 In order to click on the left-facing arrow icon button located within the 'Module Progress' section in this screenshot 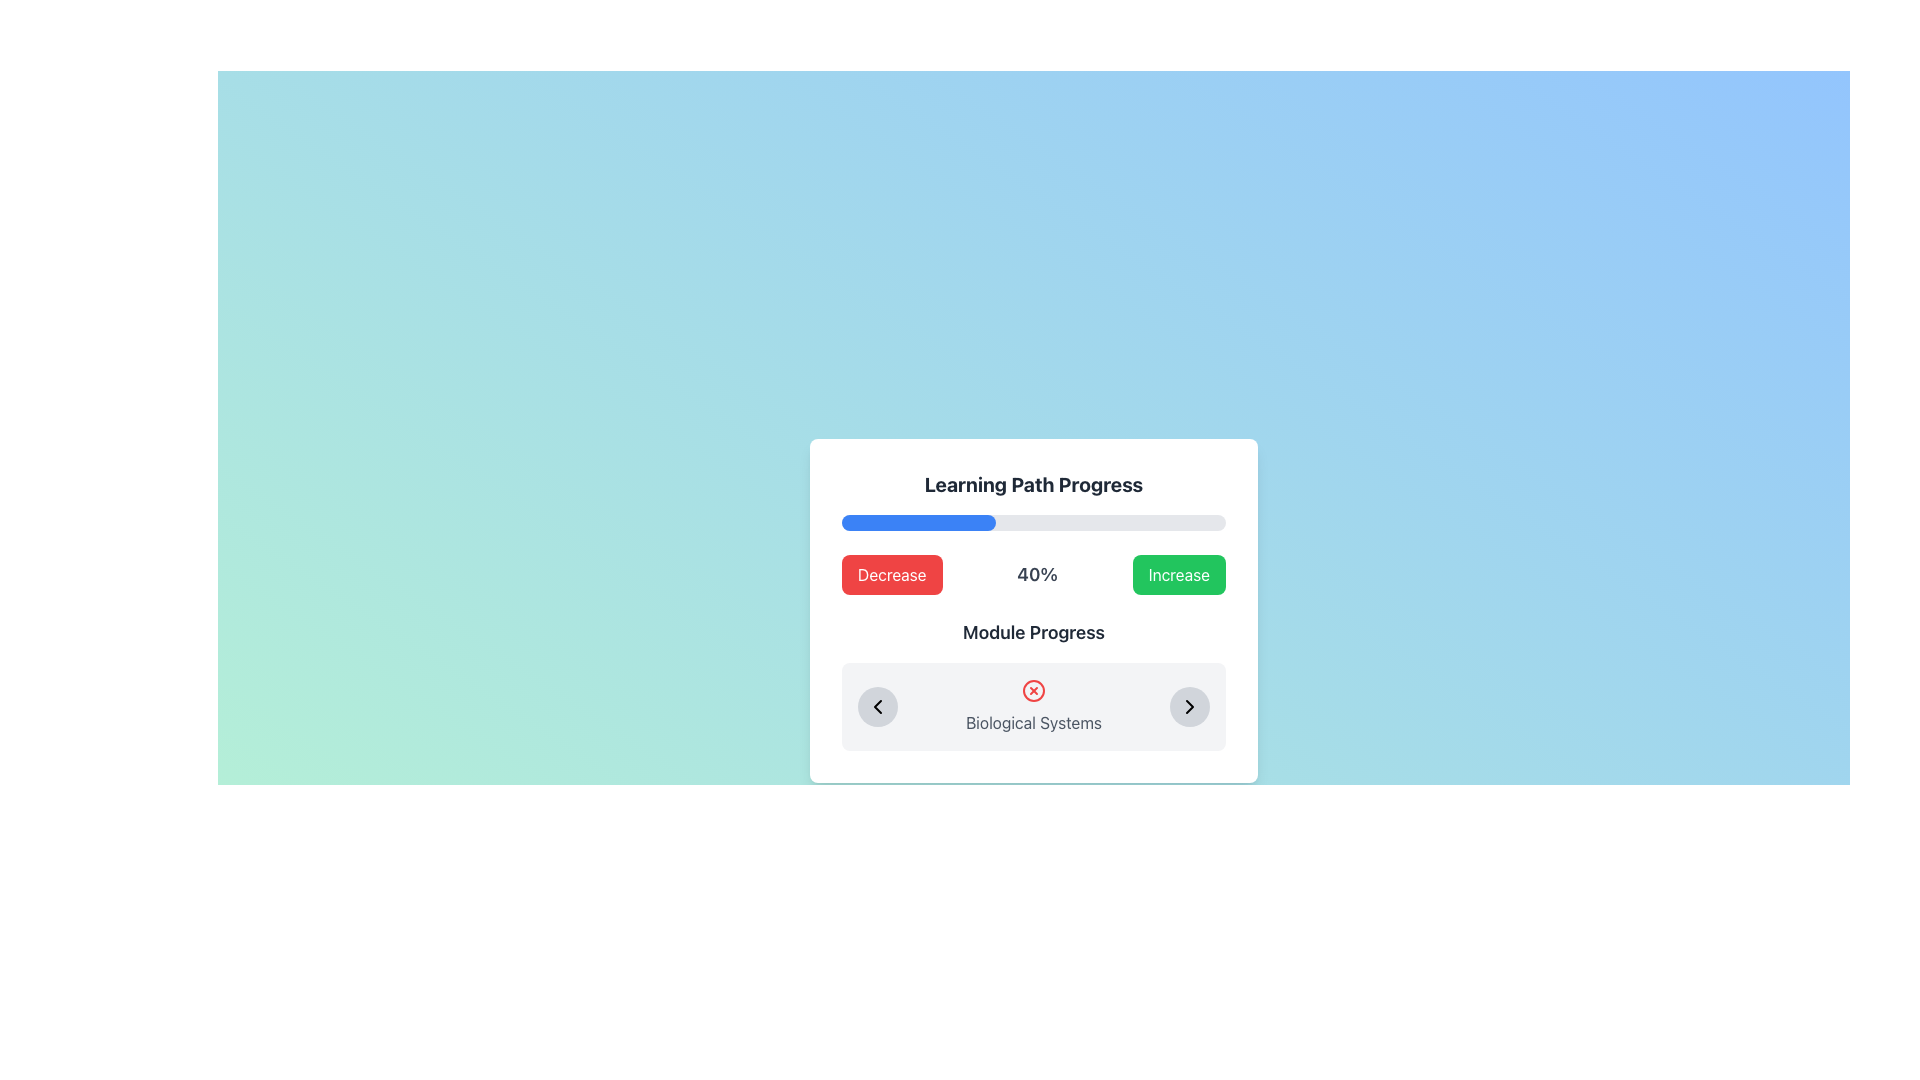, I will do `click(878, 705)`.